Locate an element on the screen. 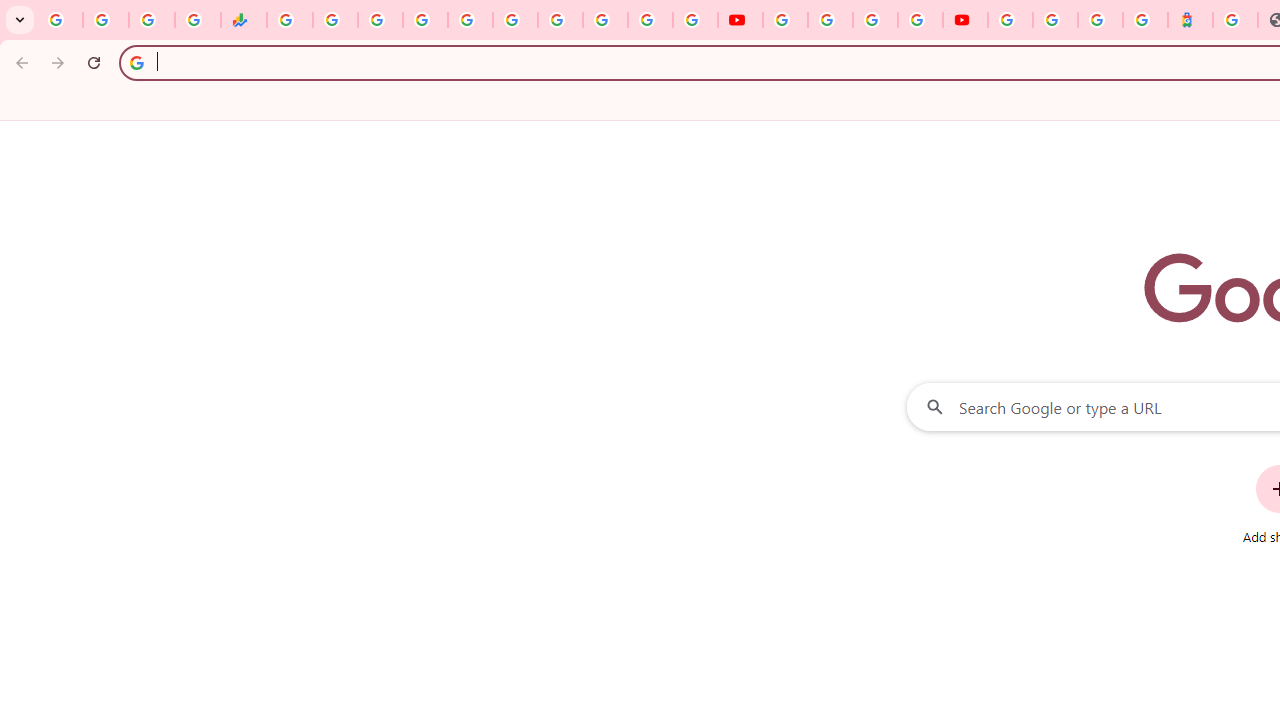  'Sign in - Google Accounts' is located at coordinates (1054, 20).